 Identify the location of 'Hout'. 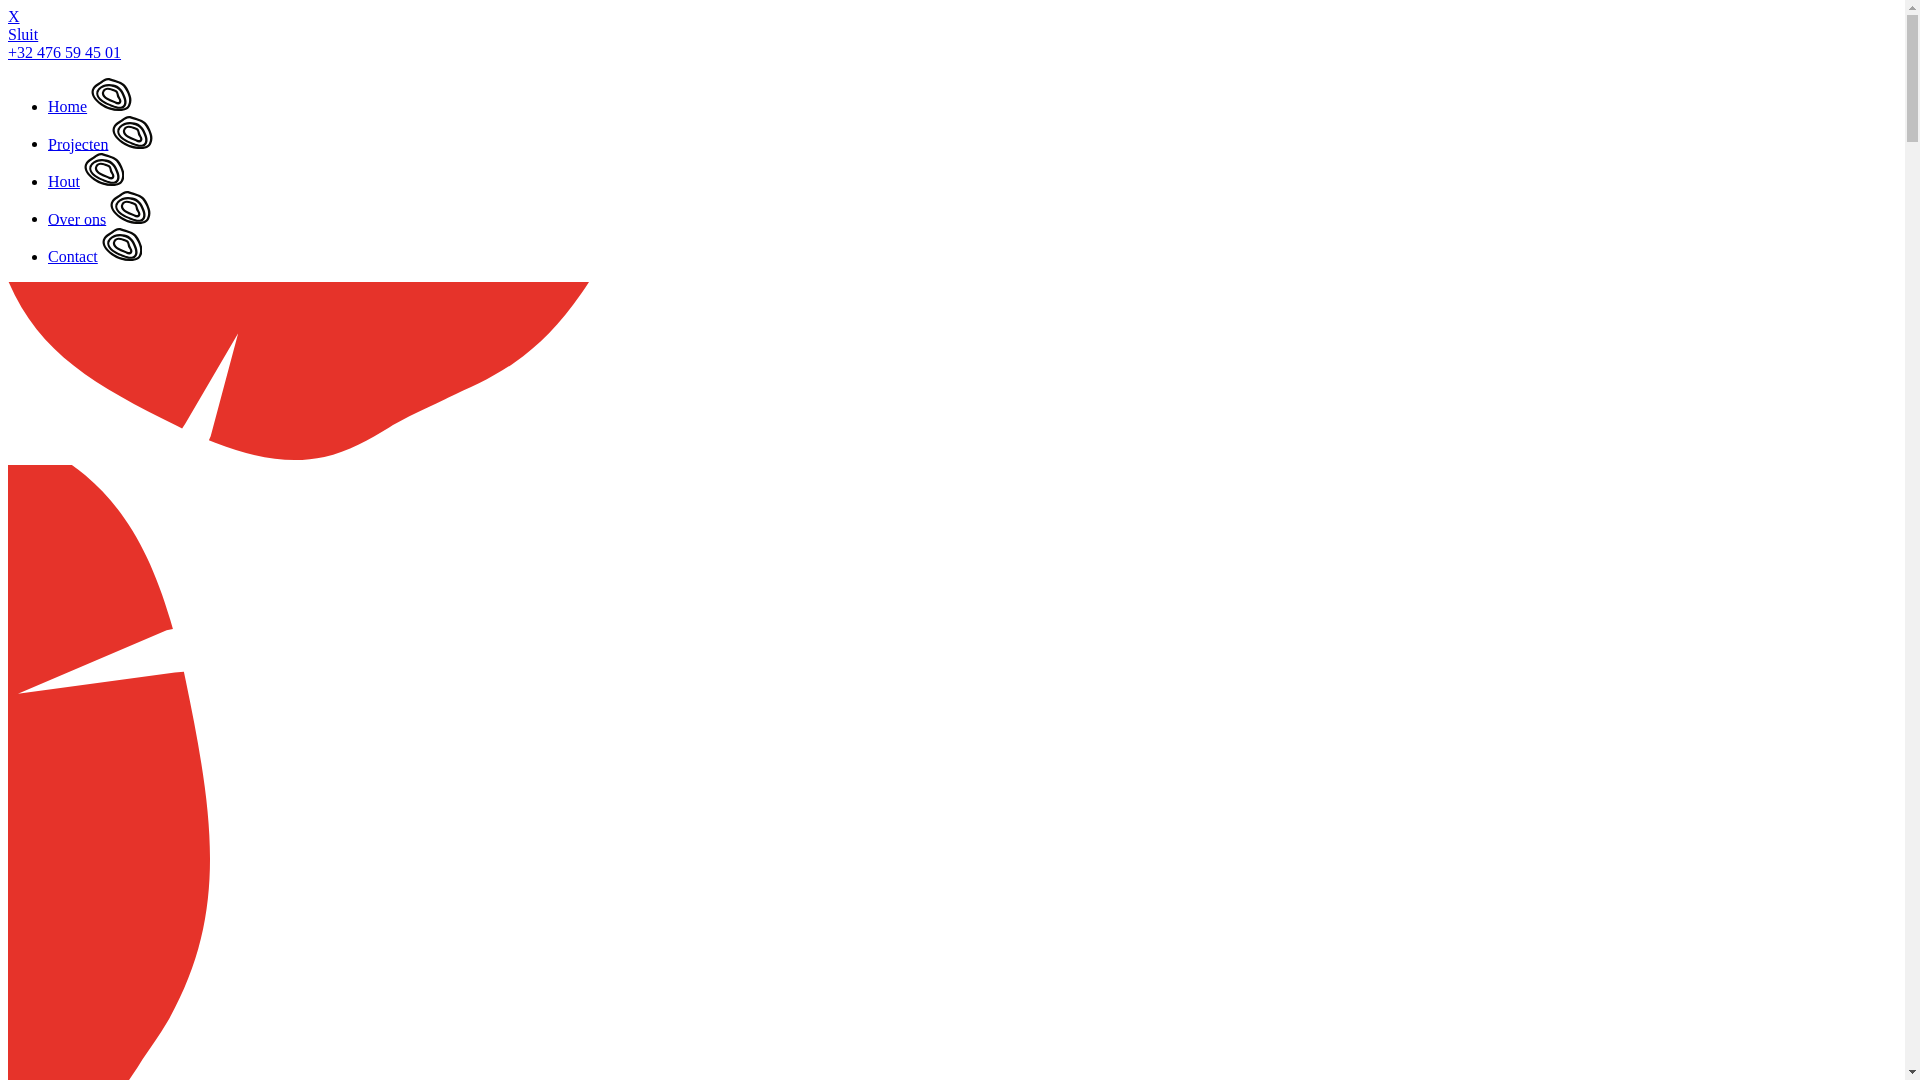
(63, 181).